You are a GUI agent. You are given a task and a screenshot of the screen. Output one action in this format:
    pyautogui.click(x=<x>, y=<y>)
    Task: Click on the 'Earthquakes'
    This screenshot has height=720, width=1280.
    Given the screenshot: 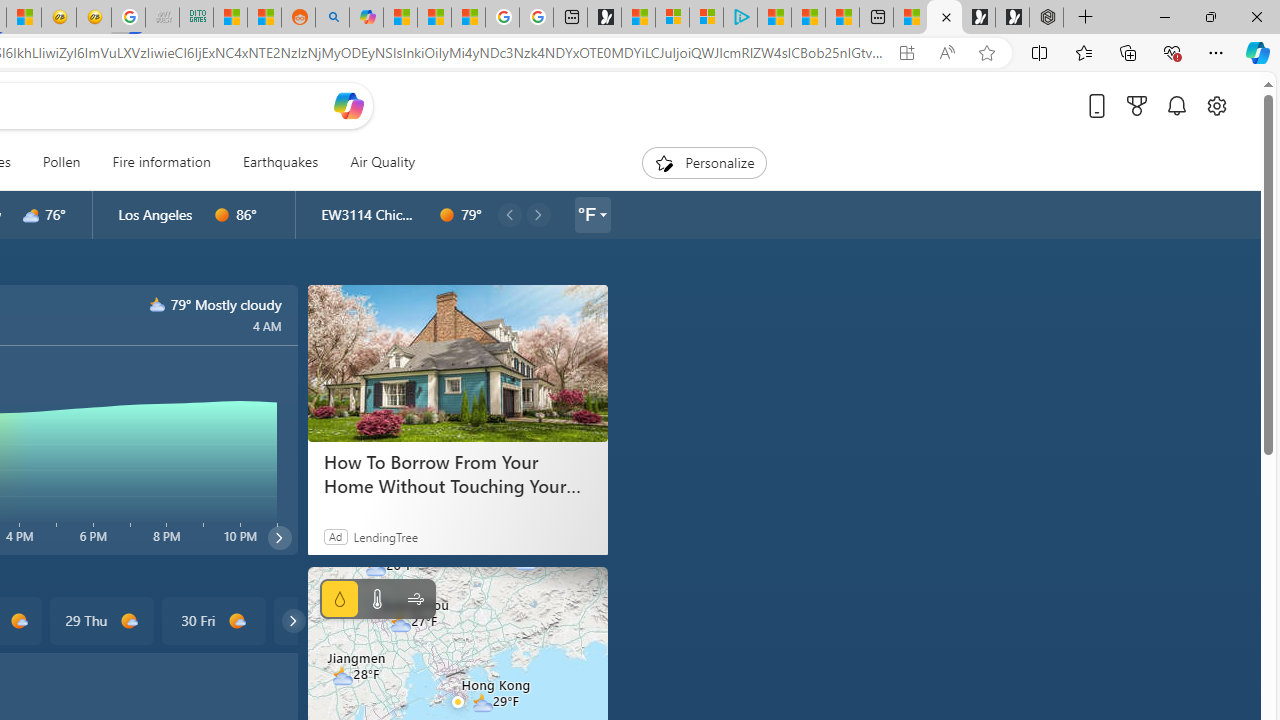 What is the action you would take?
    pyautogui.click(x=279, y=162)
    